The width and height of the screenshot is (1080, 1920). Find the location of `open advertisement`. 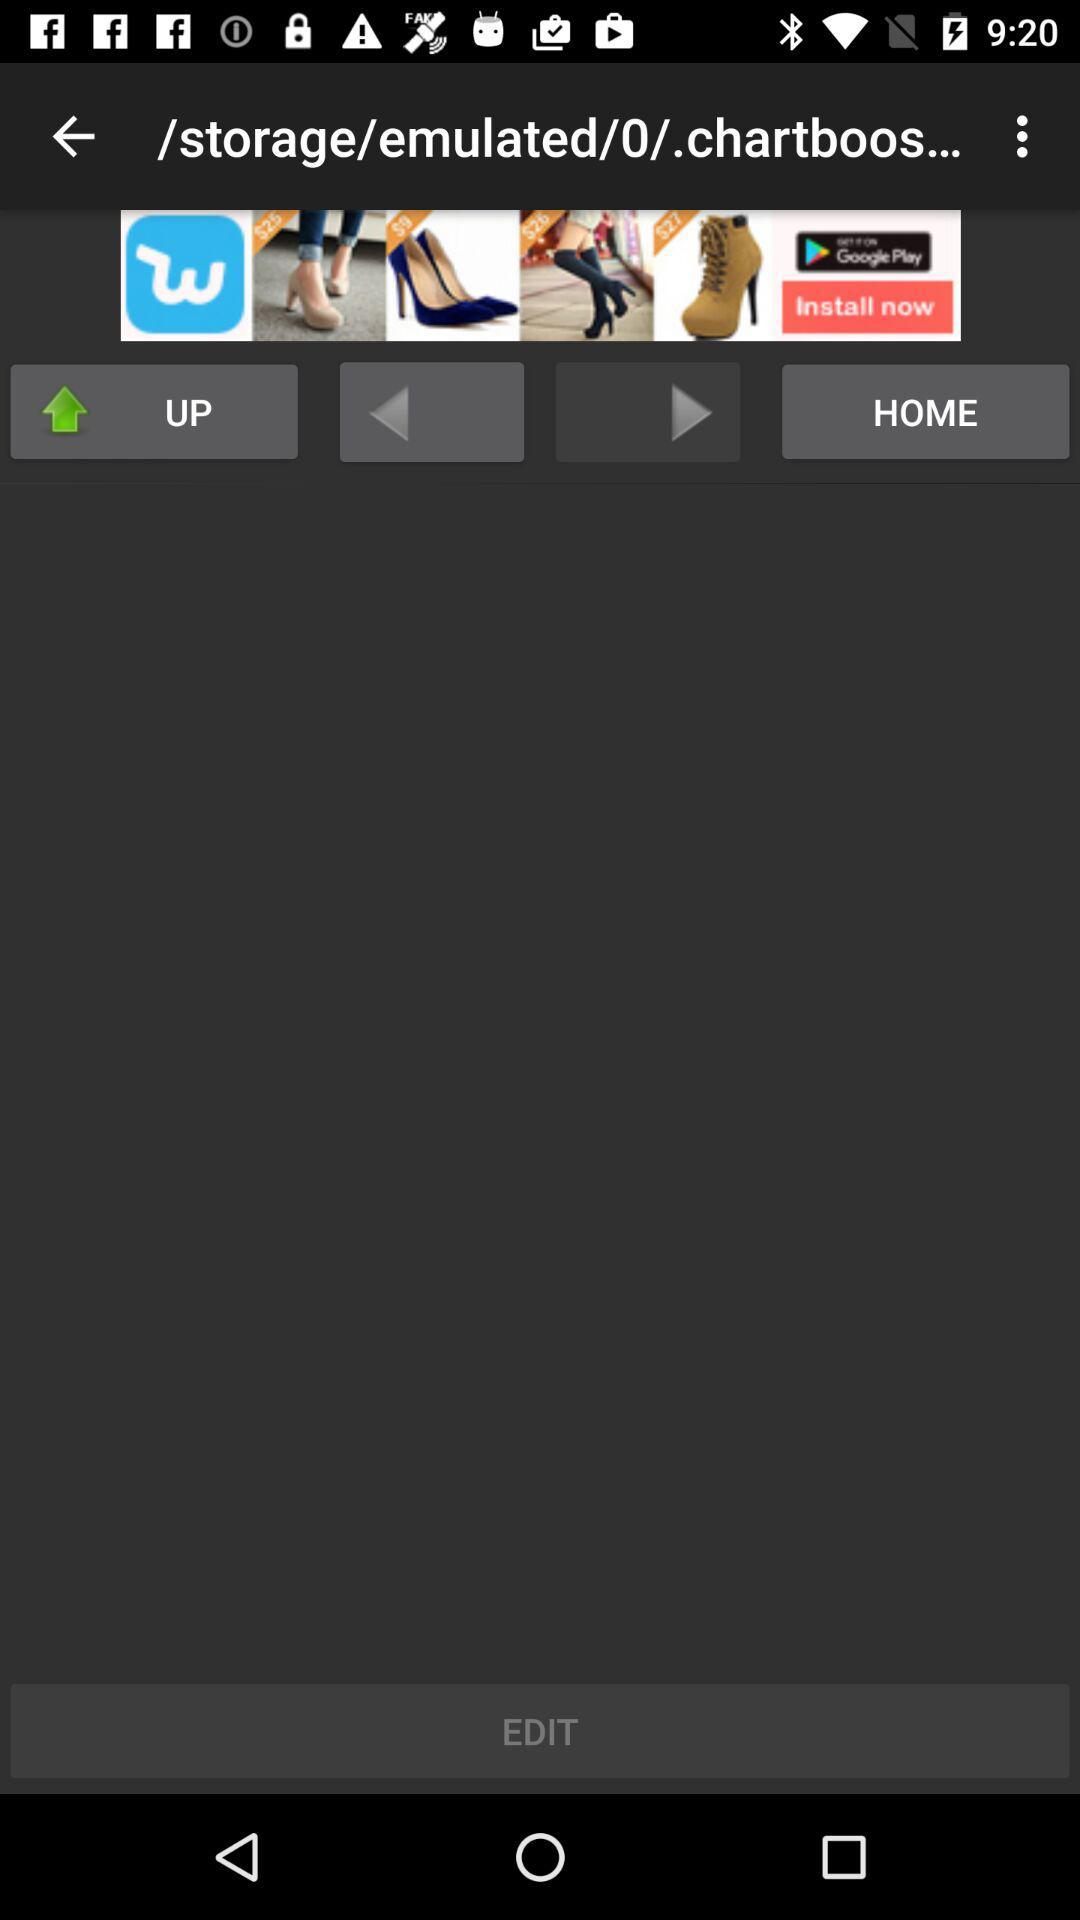

open advertisement is located at coordinates (540, 274).